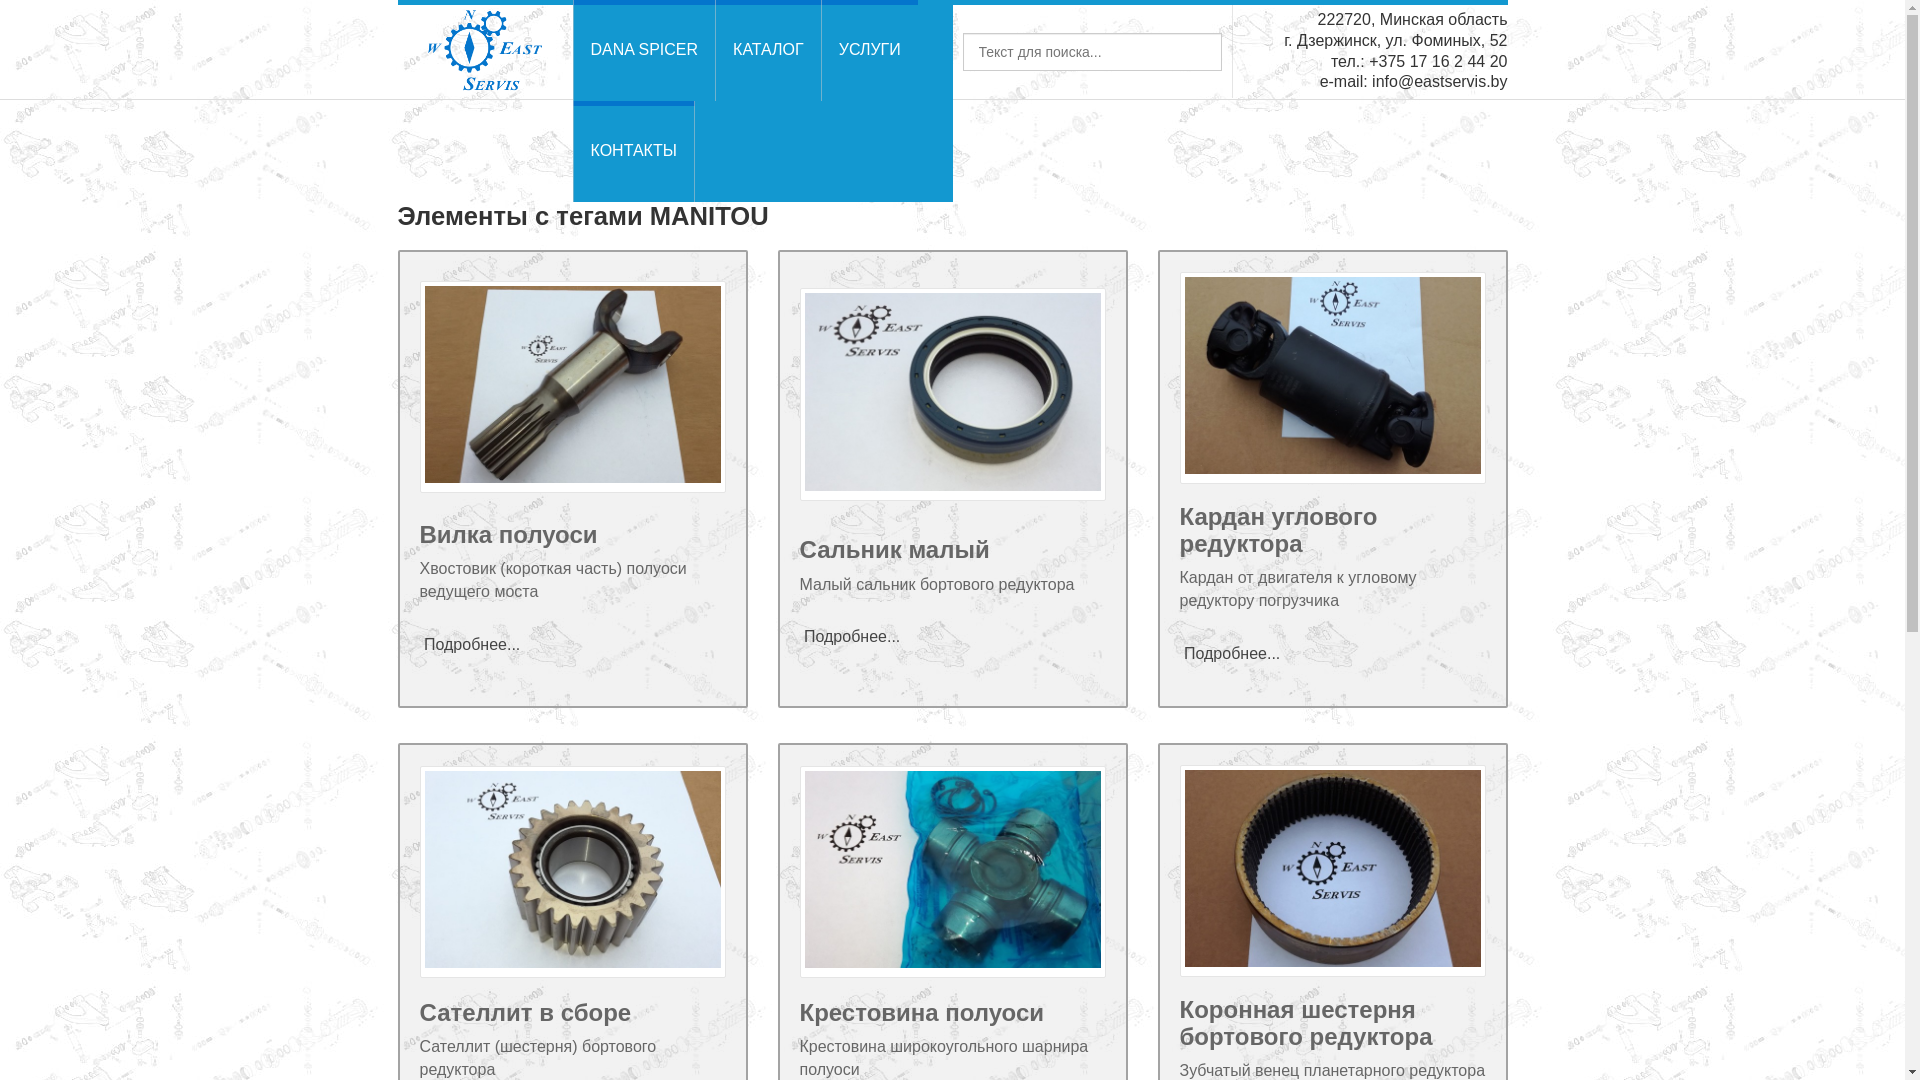 The width and height of the screenshot is (1920, 1080). Describe the element at coordinates (570, 49) in the screenshot. I see `'DANA SPICER'` at that location.